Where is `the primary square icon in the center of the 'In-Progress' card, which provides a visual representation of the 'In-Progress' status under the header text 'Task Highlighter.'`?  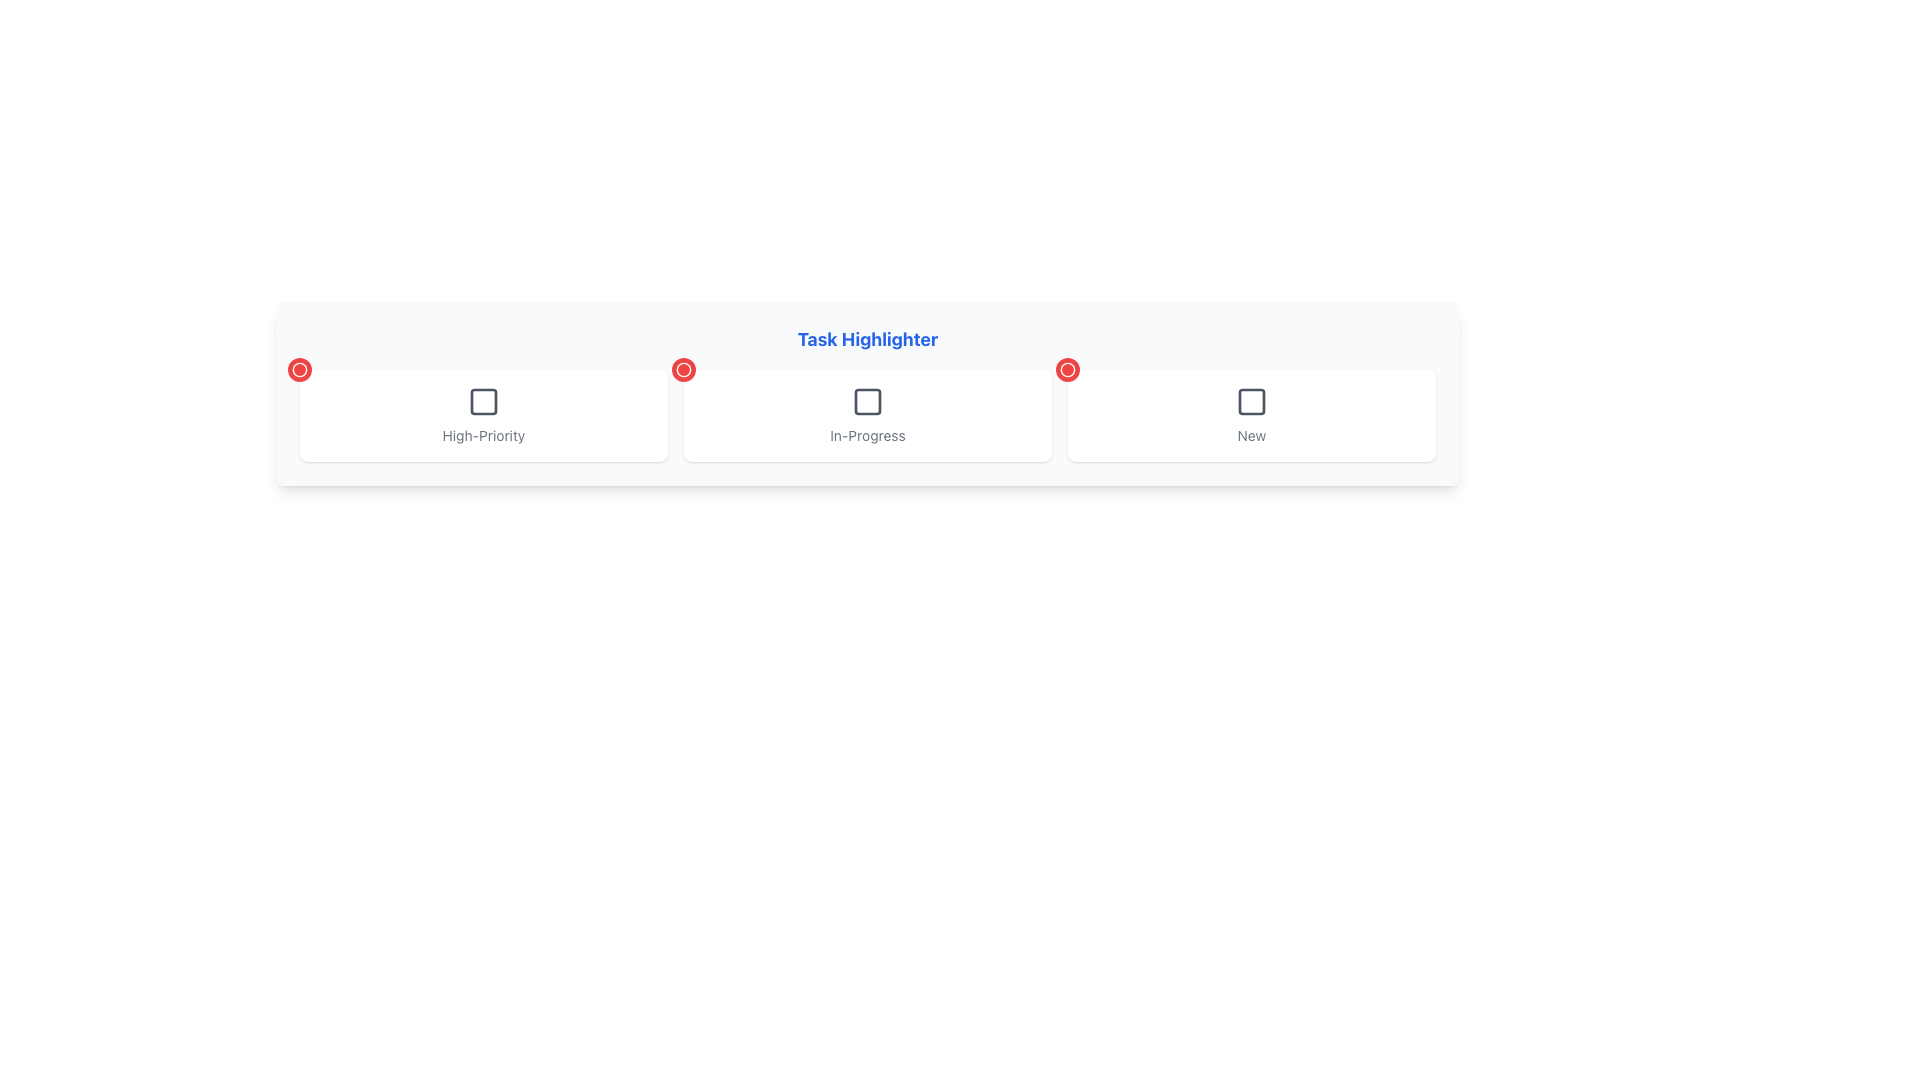
the primary square icon in the center of the 'In-Progress' card, which provides a visual representation of the 'In-Progress' status under the header text 'Task Highlighter.' is located at coordinates (868, 401).